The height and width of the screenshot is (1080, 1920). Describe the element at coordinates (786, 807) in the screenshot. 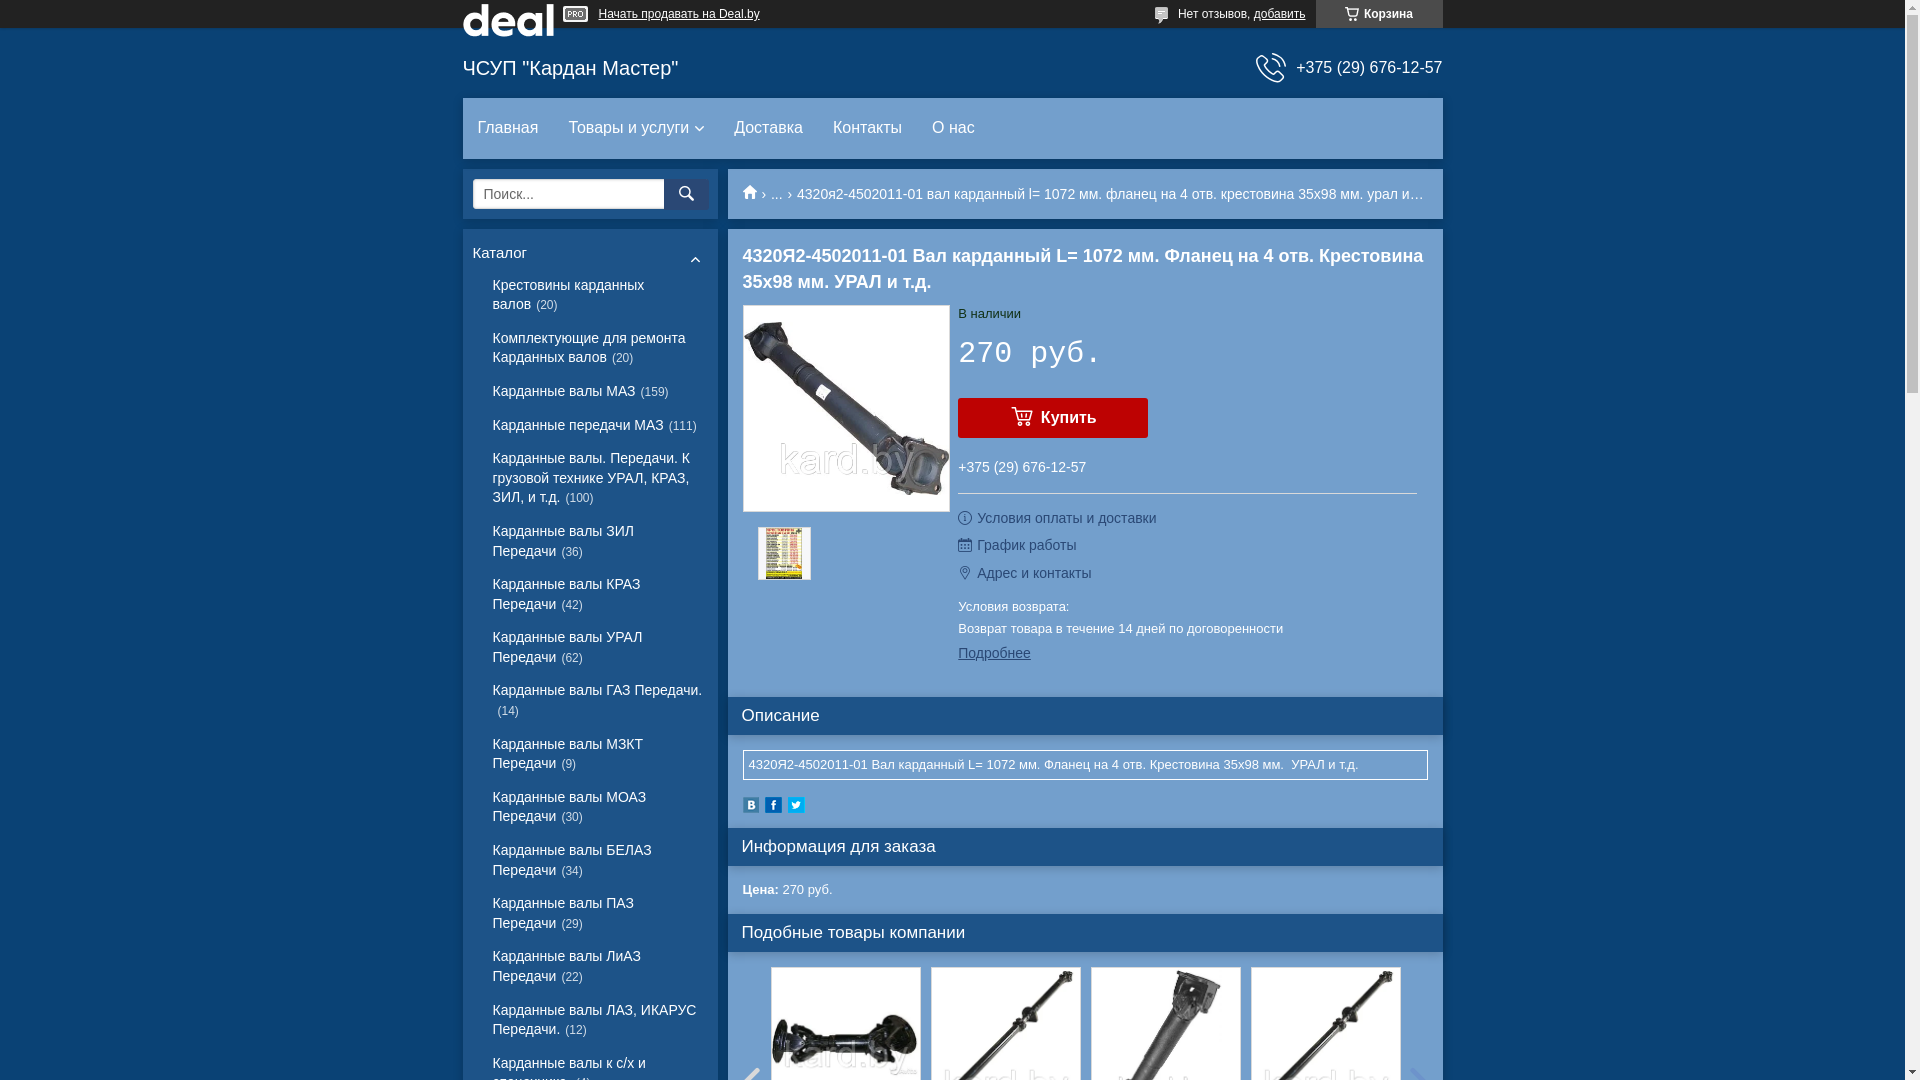

I see `'twitter'` at that location.